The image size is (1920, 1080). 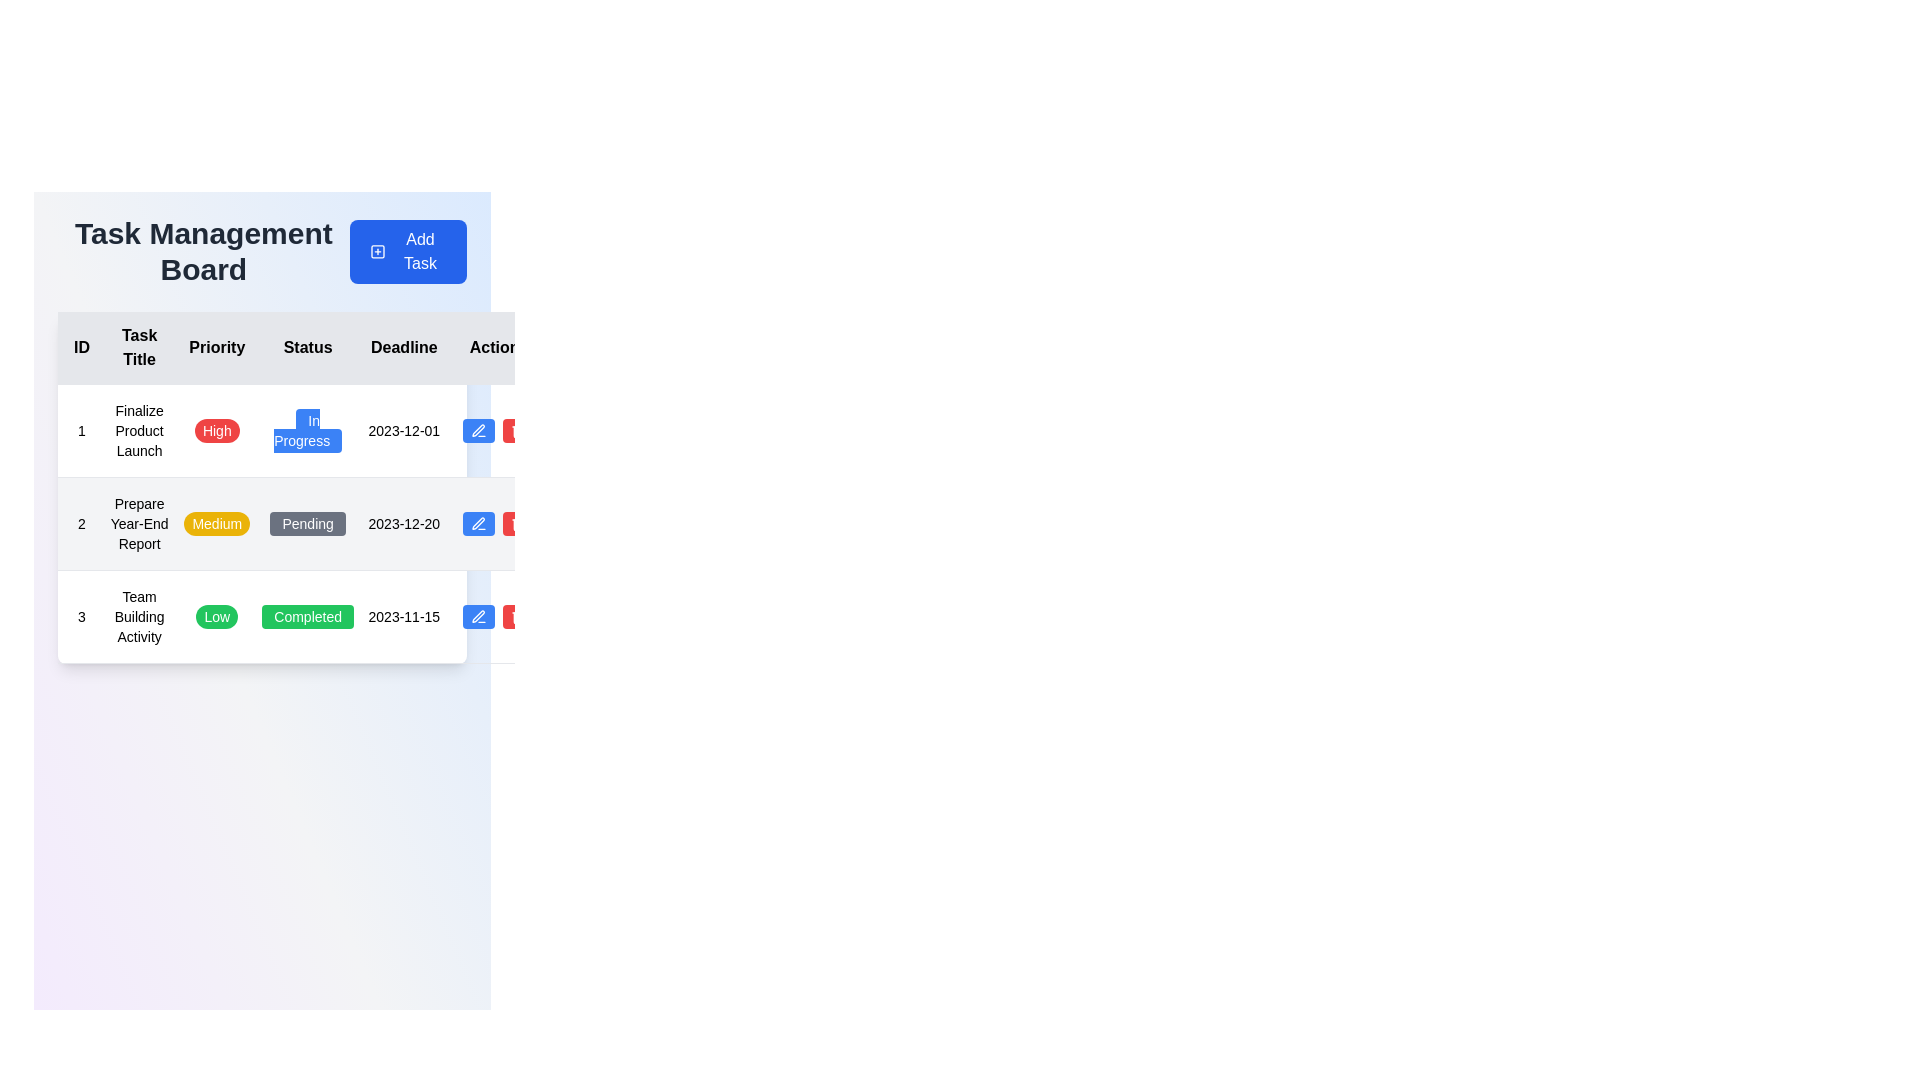 What do you see at coordinates (138, 616) in the screenshot?
I see `the table cell containing the text 'Team Building Activity' in the third row under the 'Task Title' column` at bounding box center [138, 616].